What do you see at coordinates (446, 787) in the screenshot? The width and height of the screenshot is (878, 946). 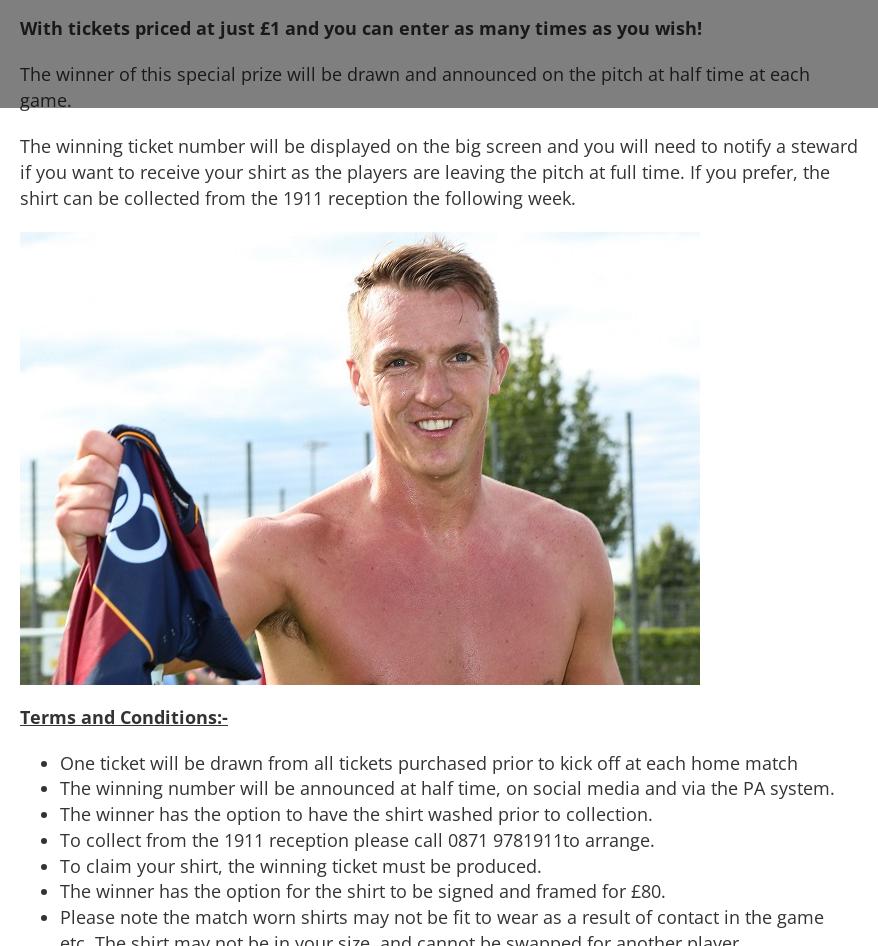 I see `'The winning number will be announced at half time, on social media and via the PA system.'` at bounding box center [446, 787].